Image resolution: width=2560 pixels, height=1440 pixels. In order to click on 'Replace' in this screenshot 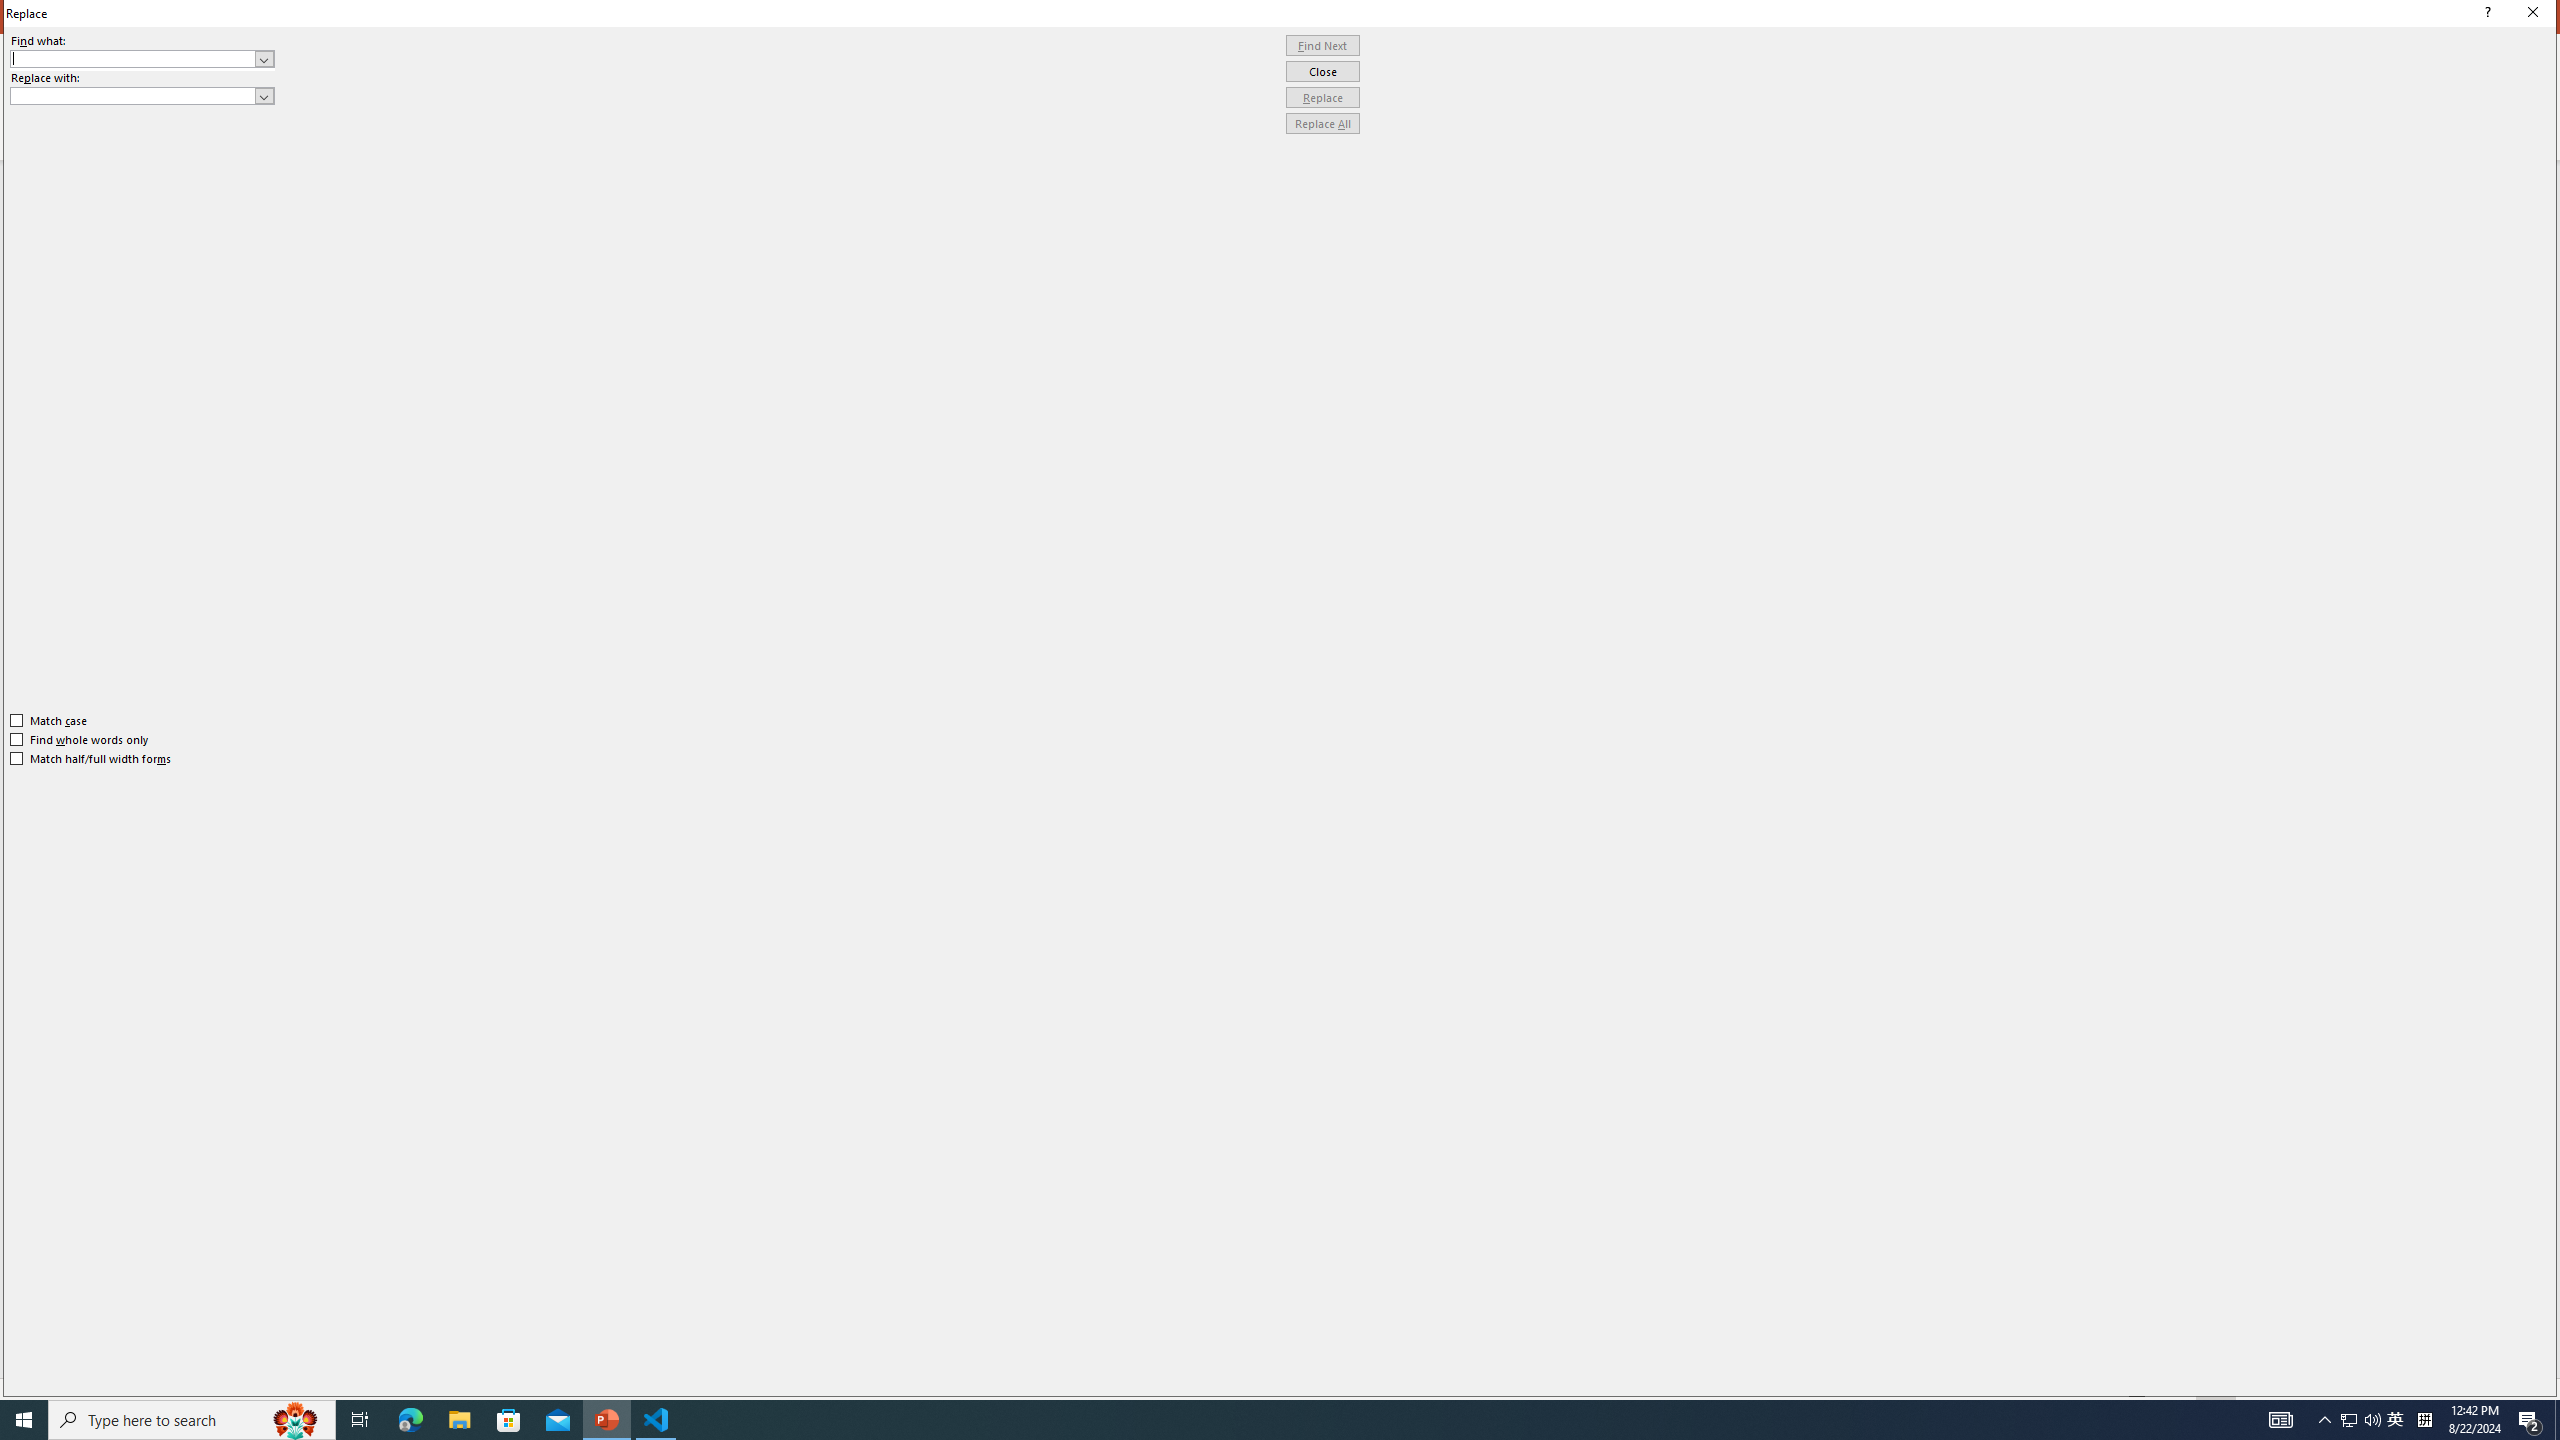, I will do `click(1322, 96)`.